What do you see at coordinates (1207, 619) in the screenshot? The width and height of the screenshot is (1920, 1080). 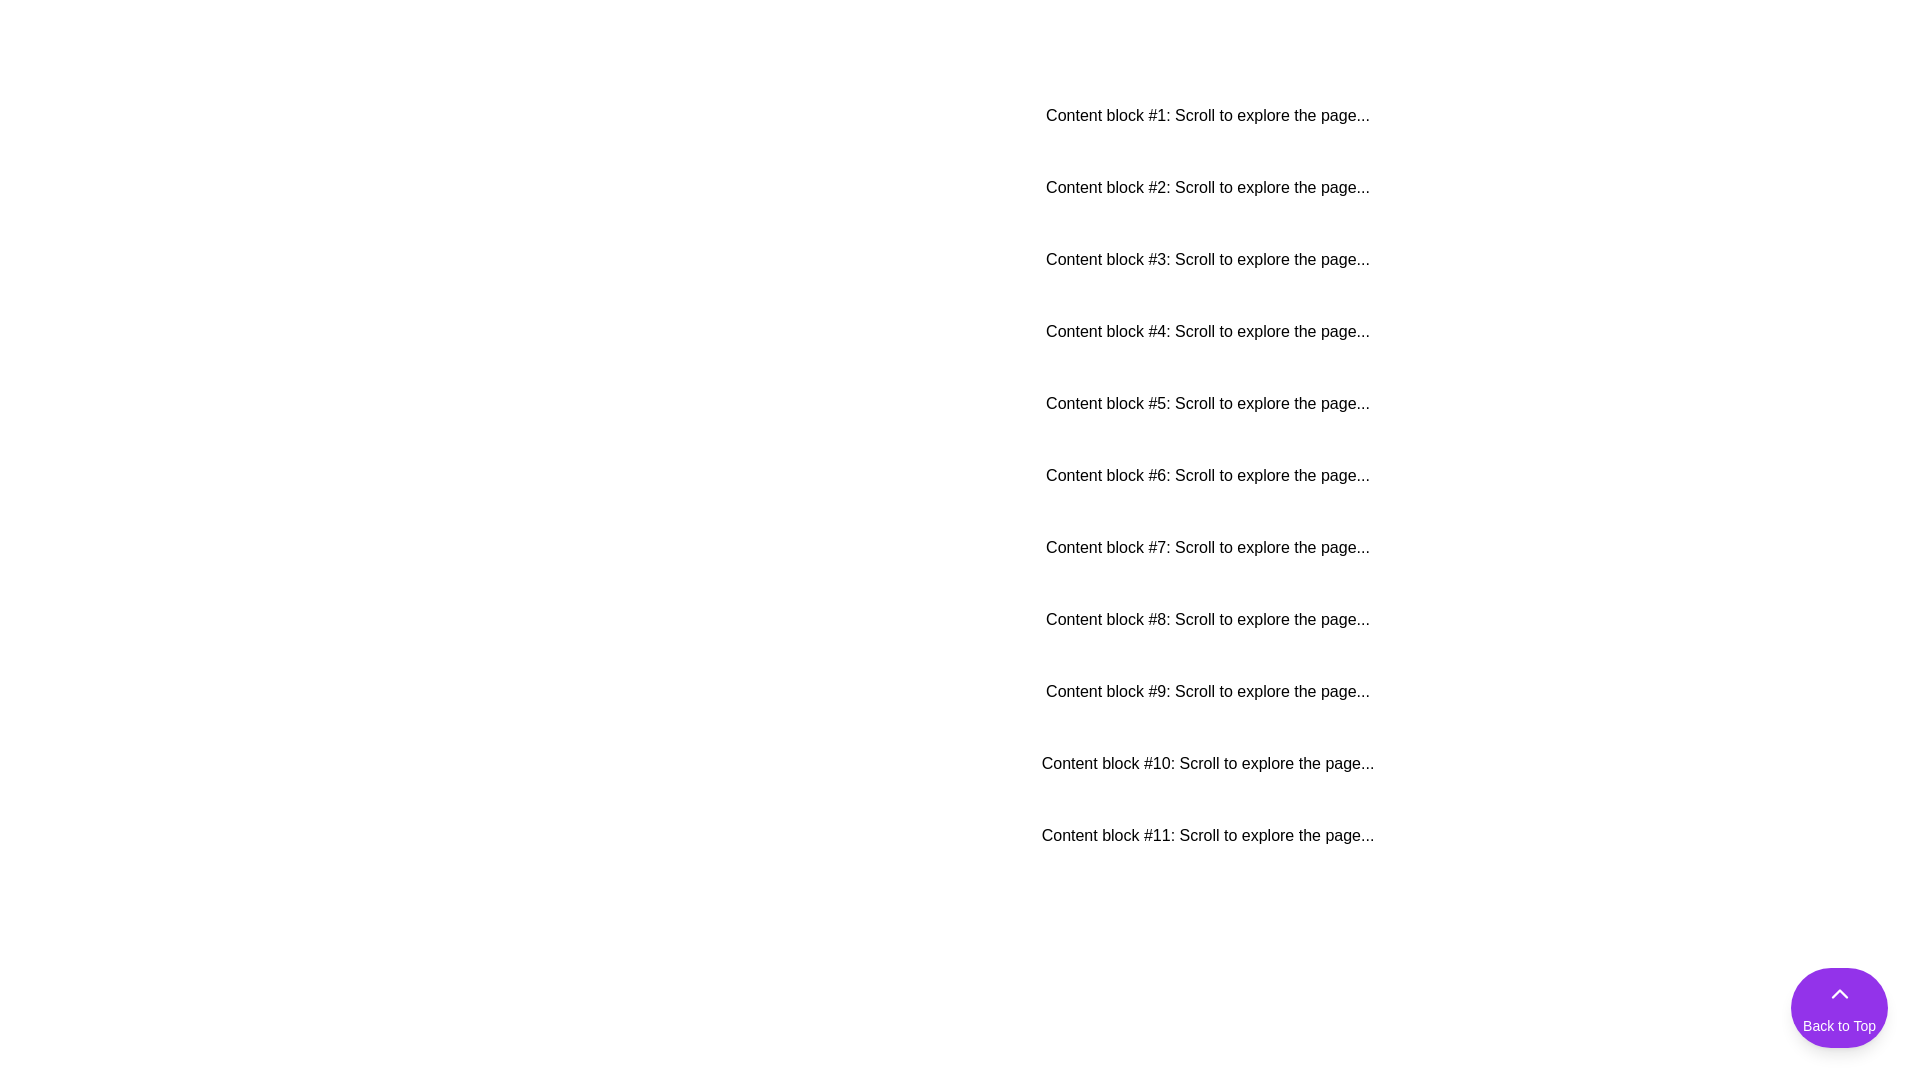 I see `text label that displays 'Content block #8: Scroll to explore the page...' which is the eighth item in a vertical sequence of content blocks` at bounding box center [1207, 619].